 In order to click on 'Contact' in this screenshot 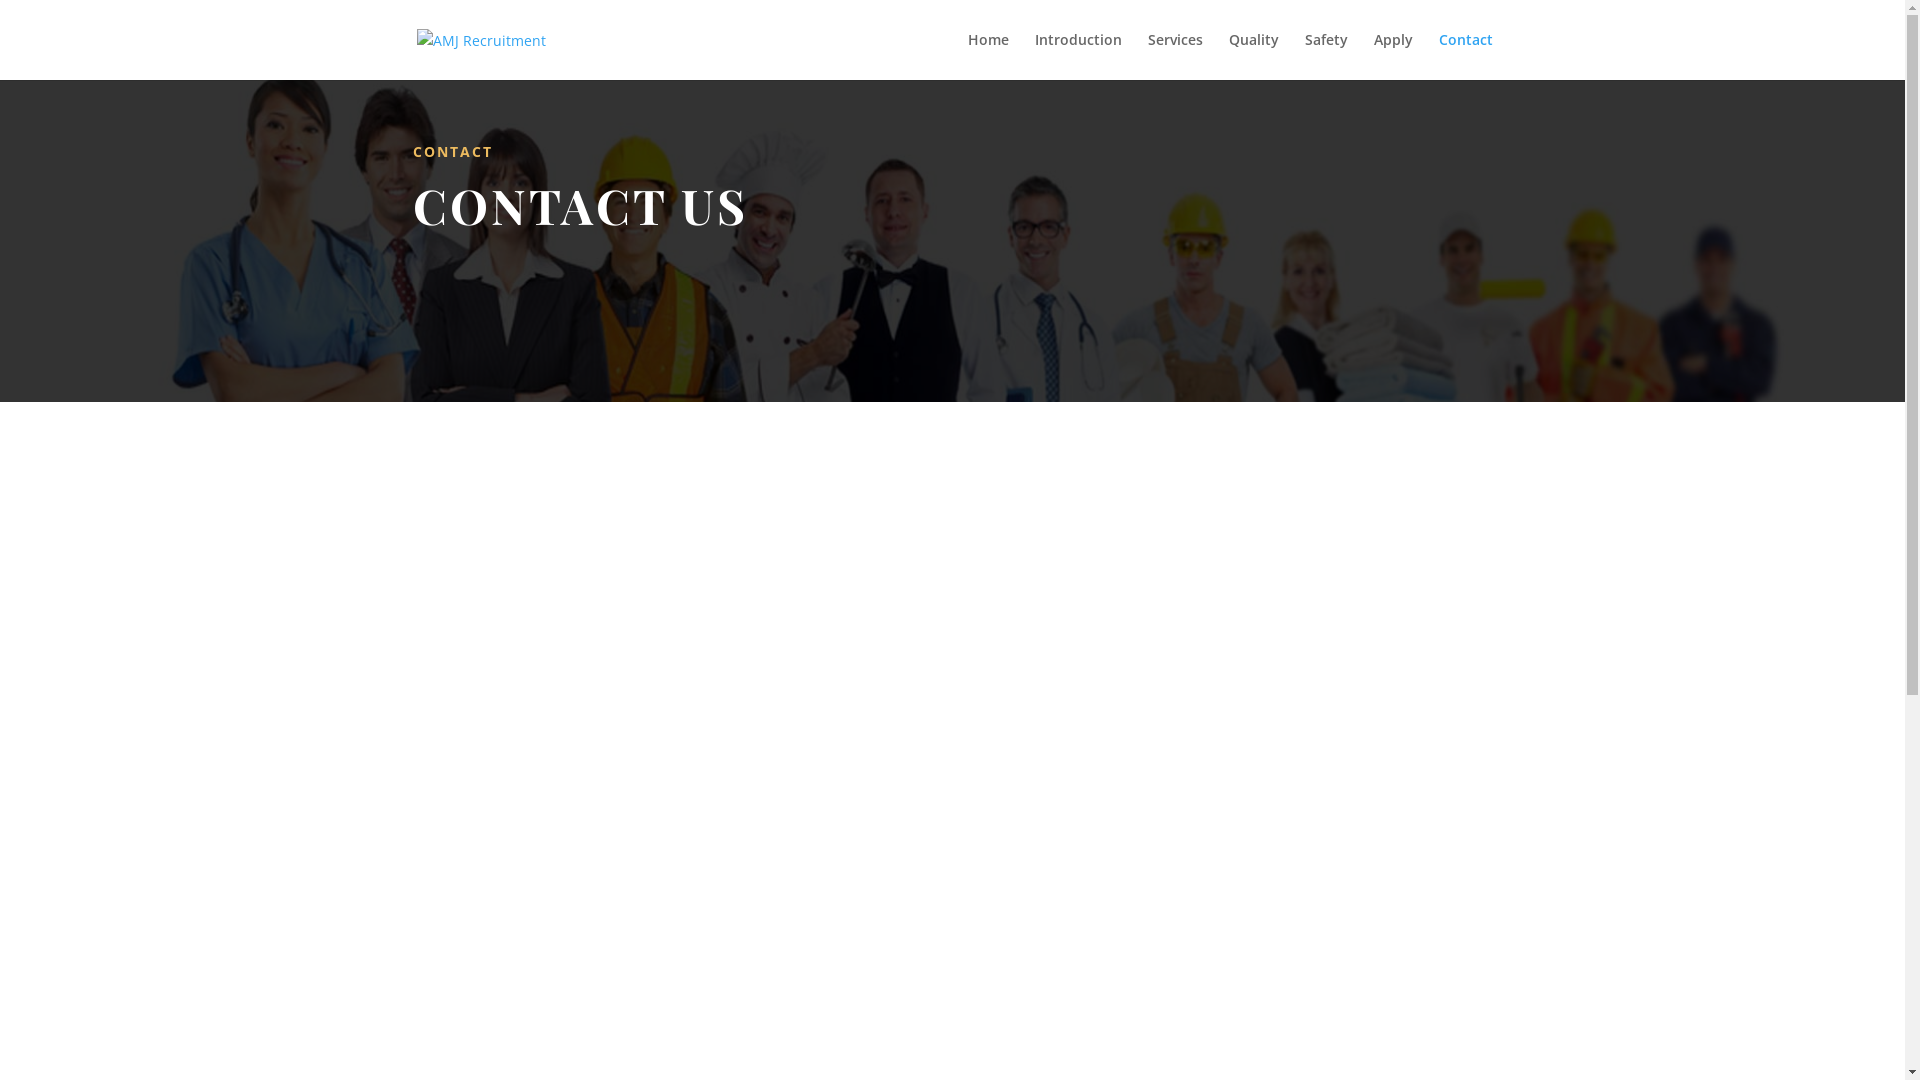, I will do `click(1464, 55)`.